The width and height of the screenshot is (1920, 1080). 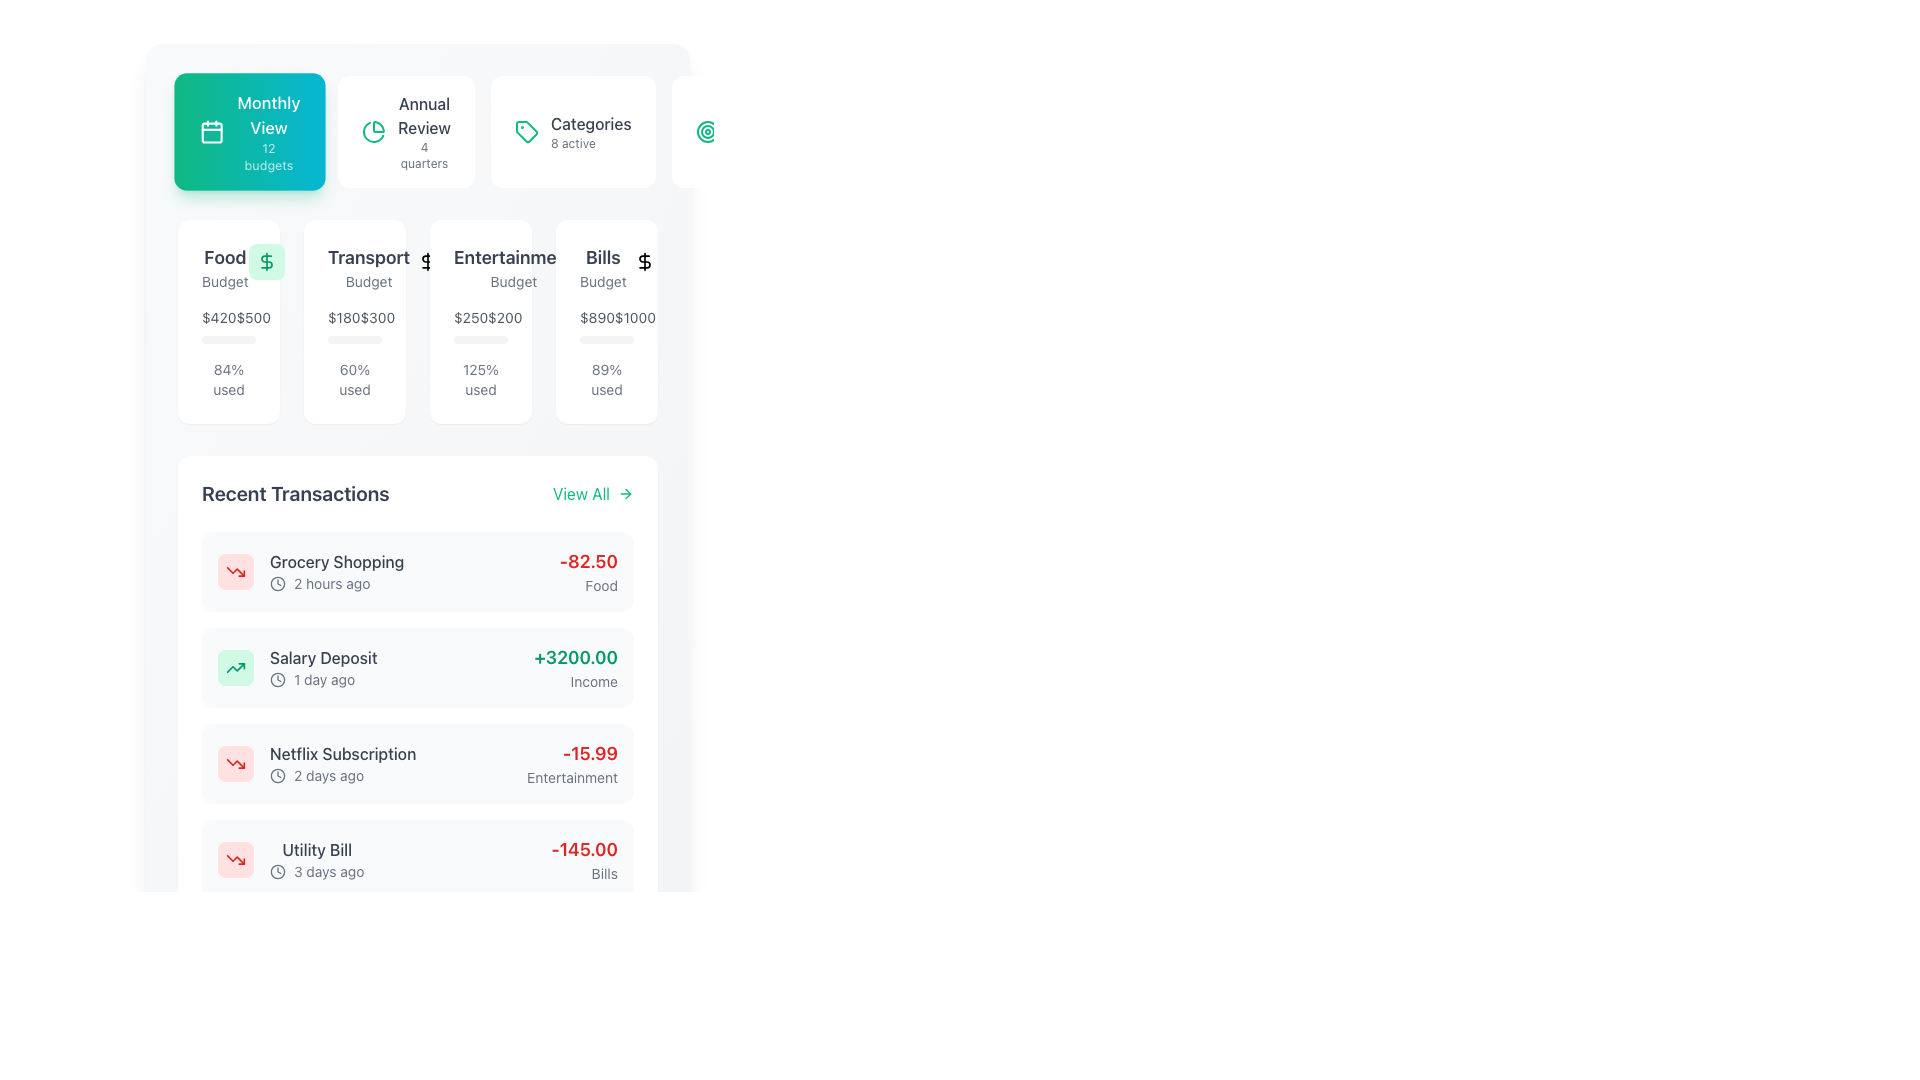 I want to click on the Text label that shows the elapsed time since the transaction, positioned in the second column of the 'Recent Transactions' section, directly to the right of the small clock icon and below 'Grocery Shopping', so click(x=332, y=583).